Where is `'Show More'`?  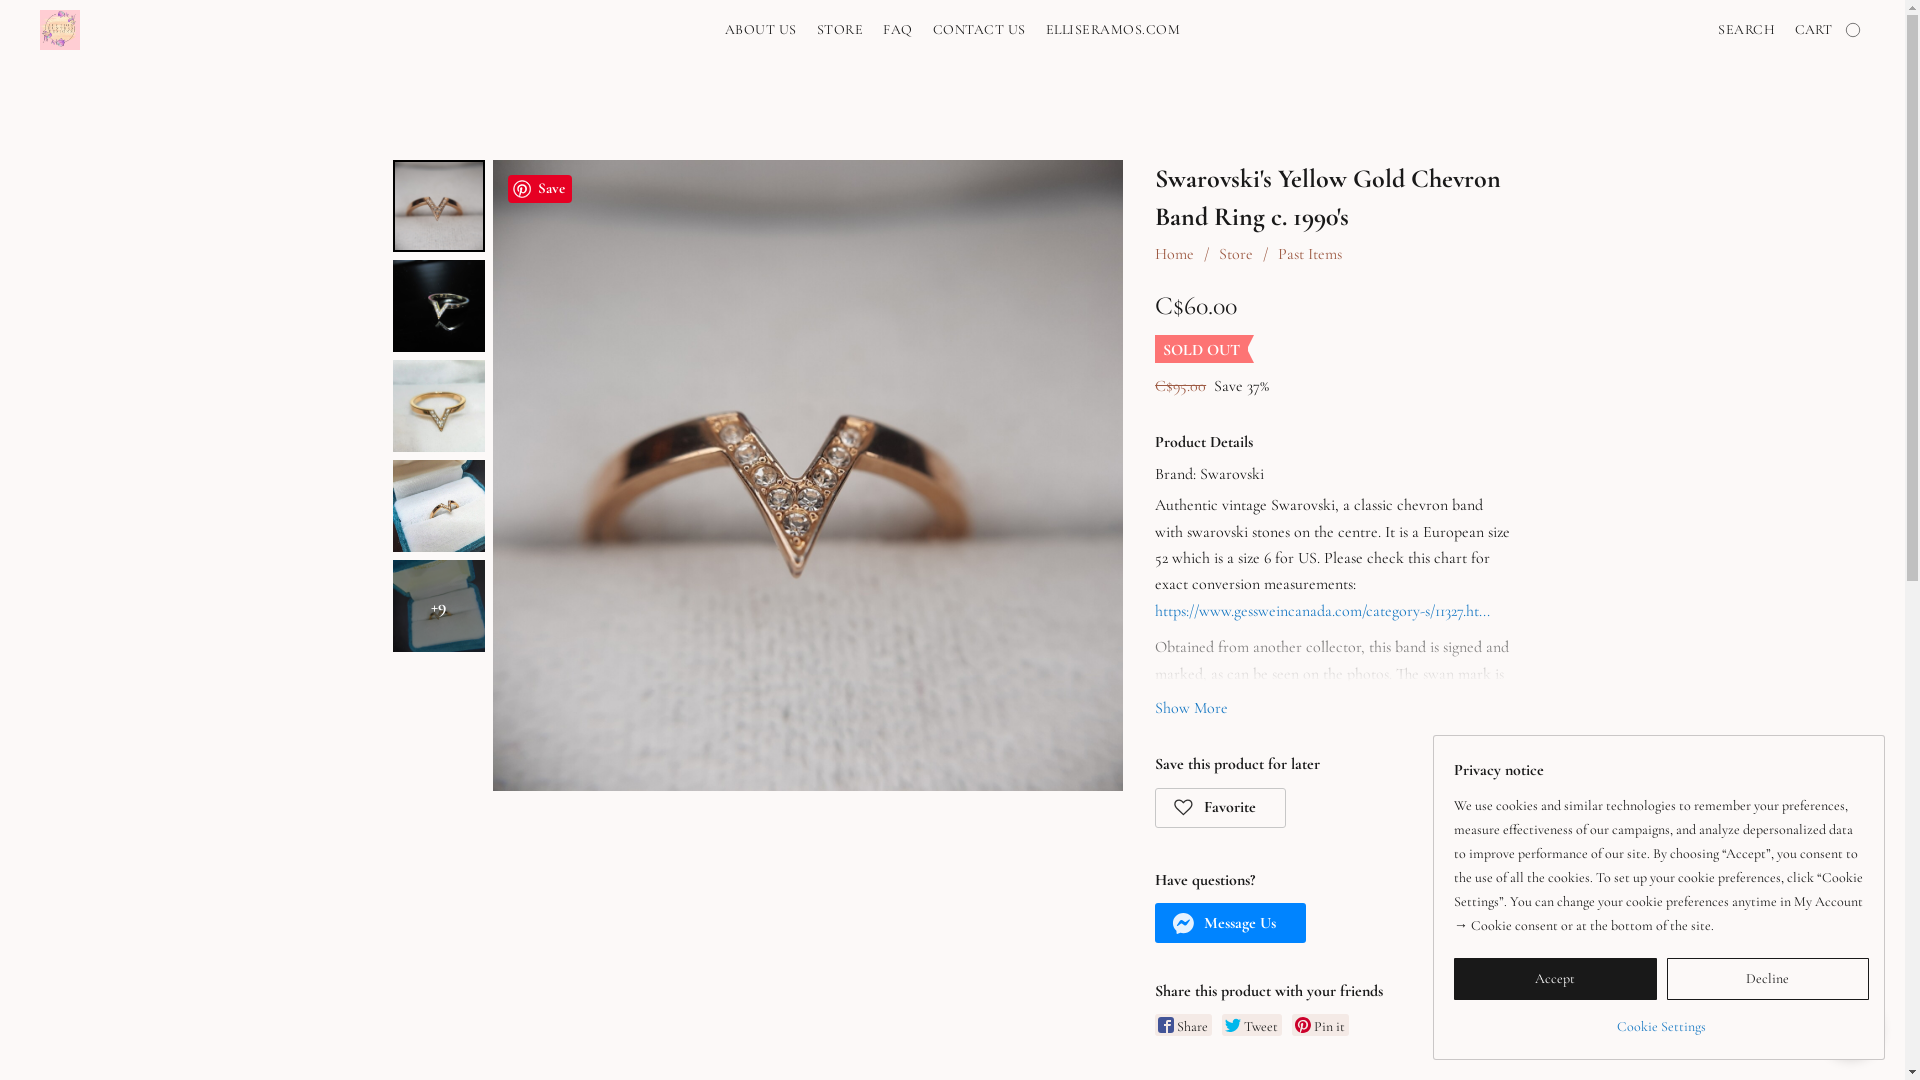
'Show More' is located at coordinates (1191, 707).